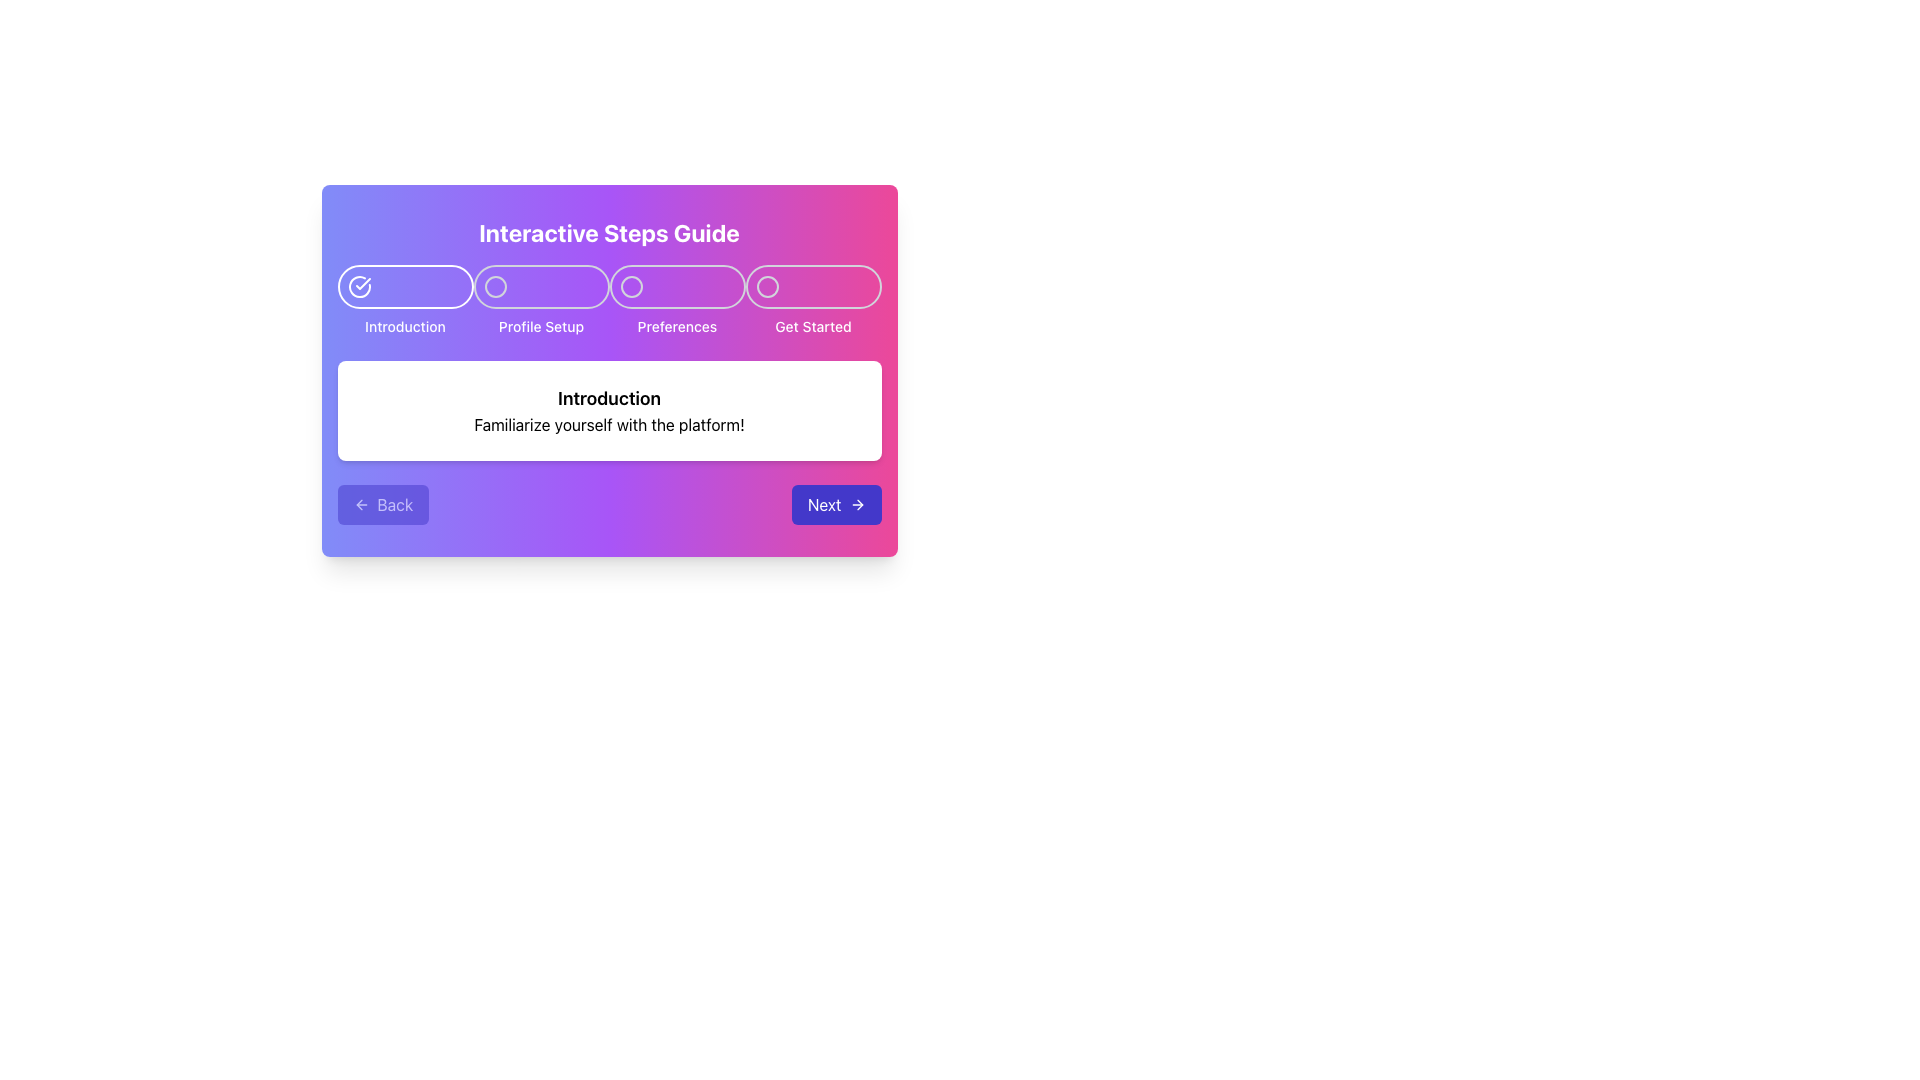 Image resolution: width=1920 pixels, height=1080 pixels. What do you see at coordinates (404, 300) in the screenshot?
I see `the 'Introduction' step indicator in the multi-step guide, which visually represents the current step with a label and an icon, located at the top-left side of the interface` at bounding box center [404, 300].